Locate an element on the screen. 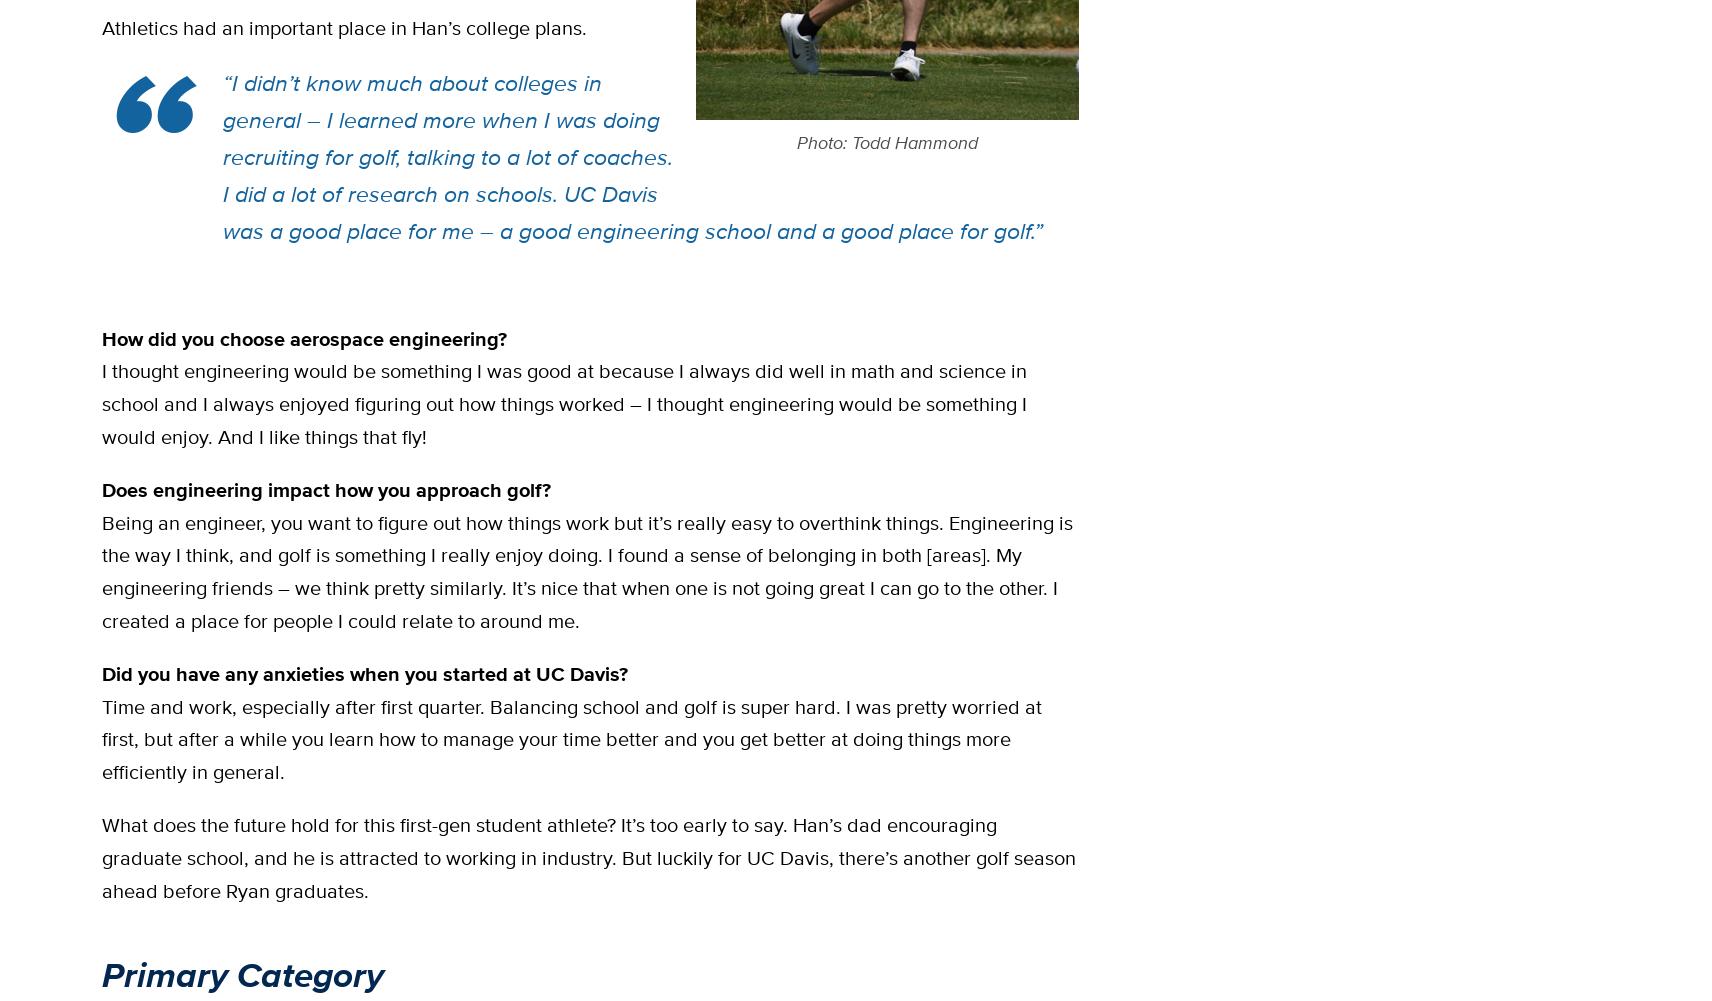 This screenshot has width=1712, height=1001. 'Athletics had an important place in Han’s college plans.' is located at coordinates (344, 27).